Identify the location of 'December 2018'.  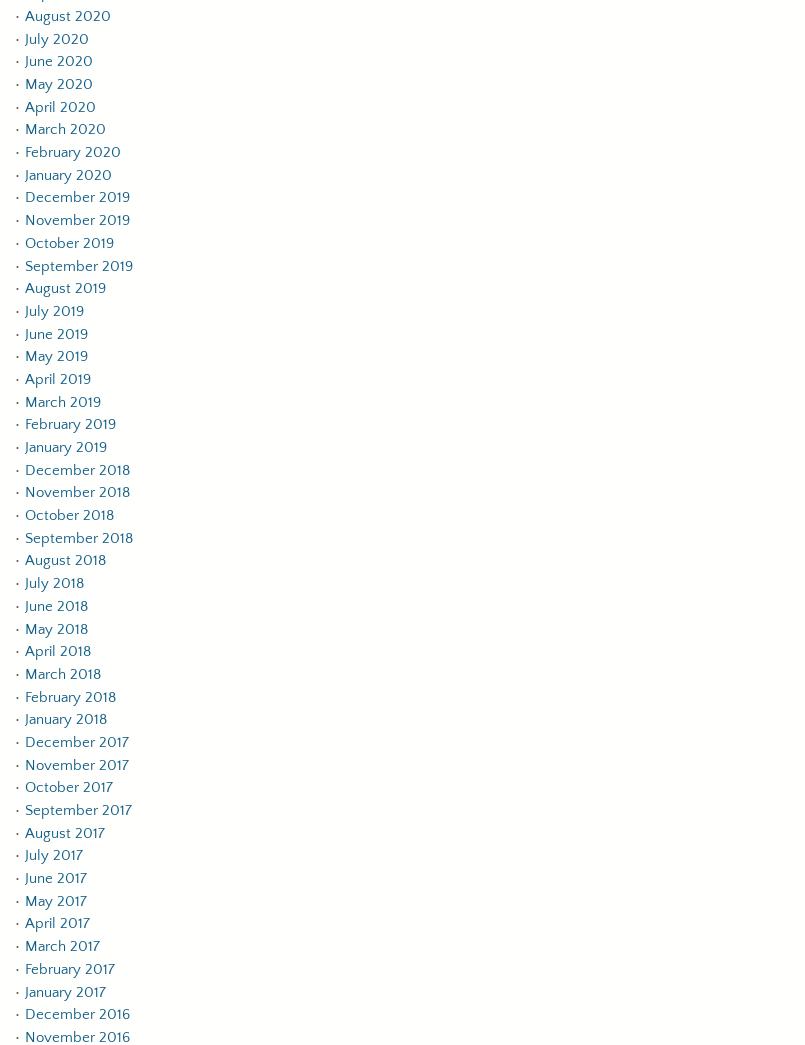
(76, 468).